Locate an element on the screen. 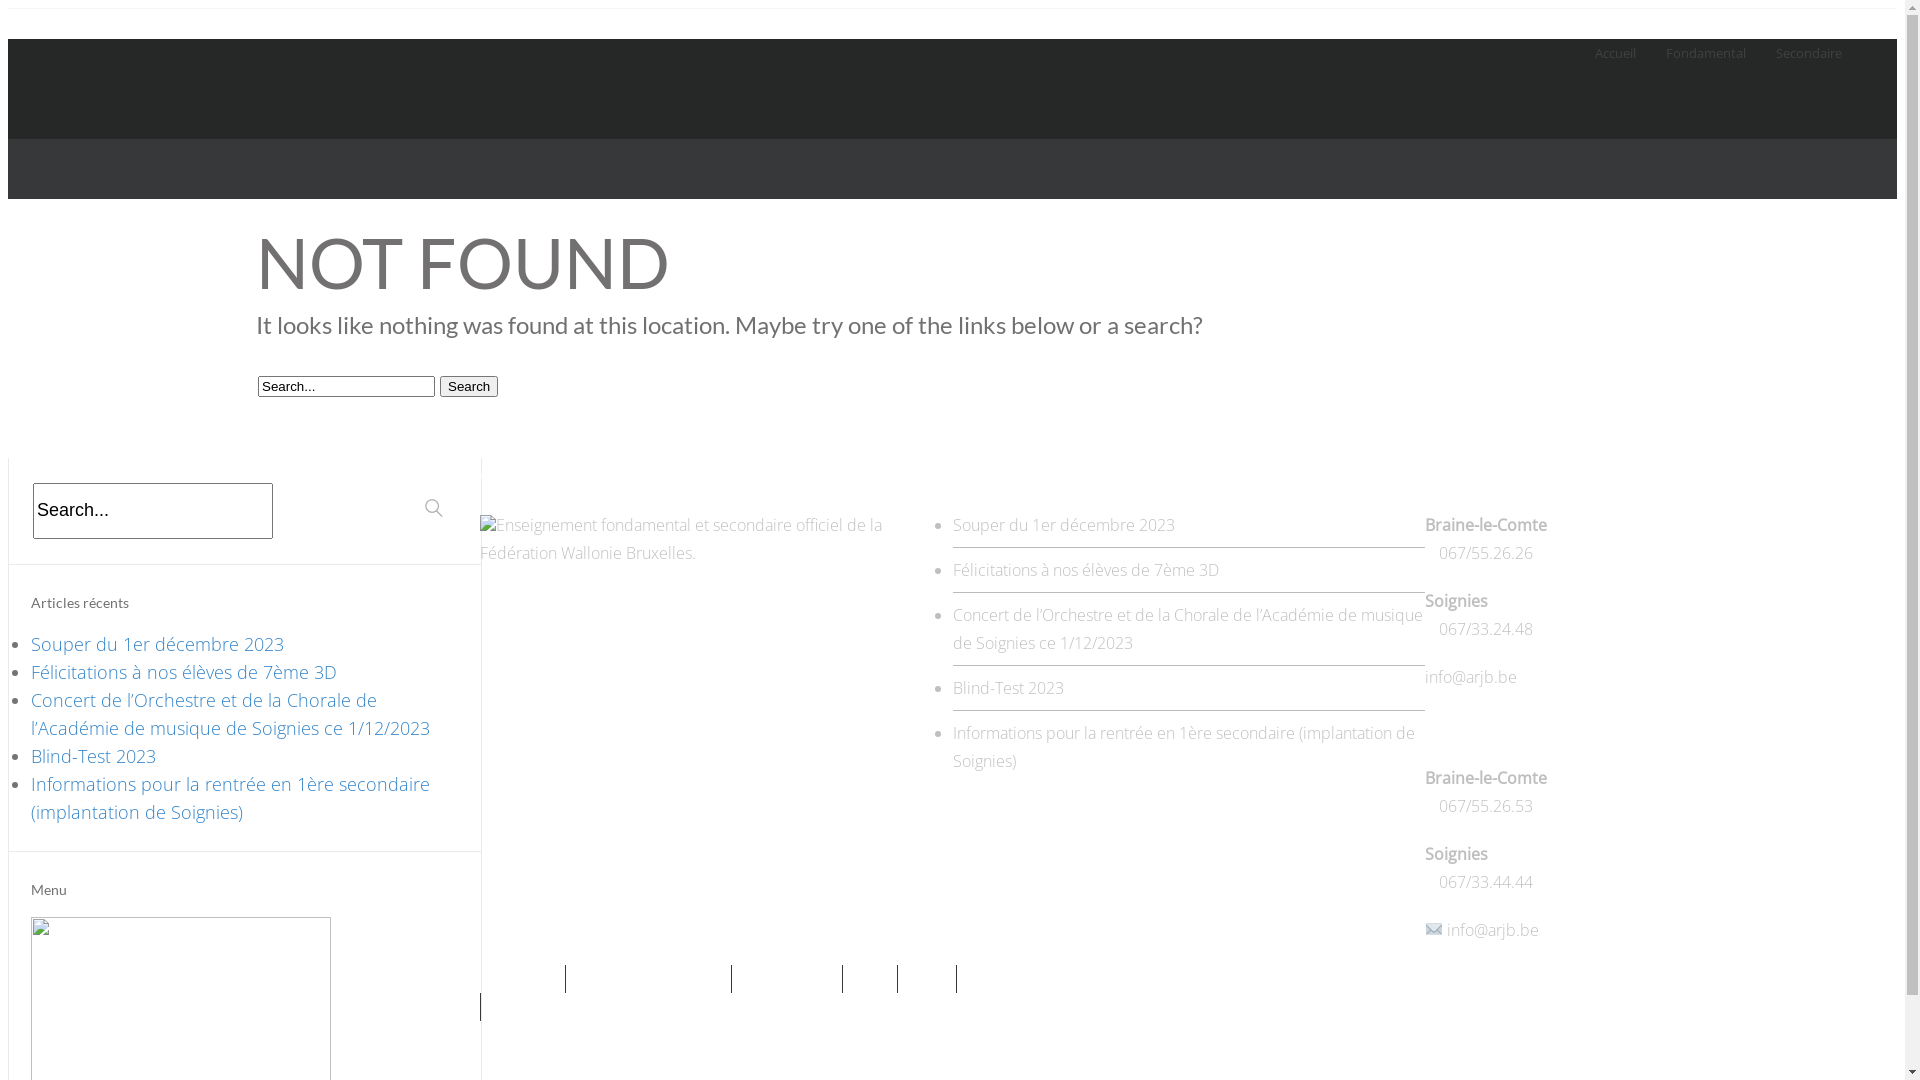  '067/55.26.53' is located at coordinates (1486, 805).